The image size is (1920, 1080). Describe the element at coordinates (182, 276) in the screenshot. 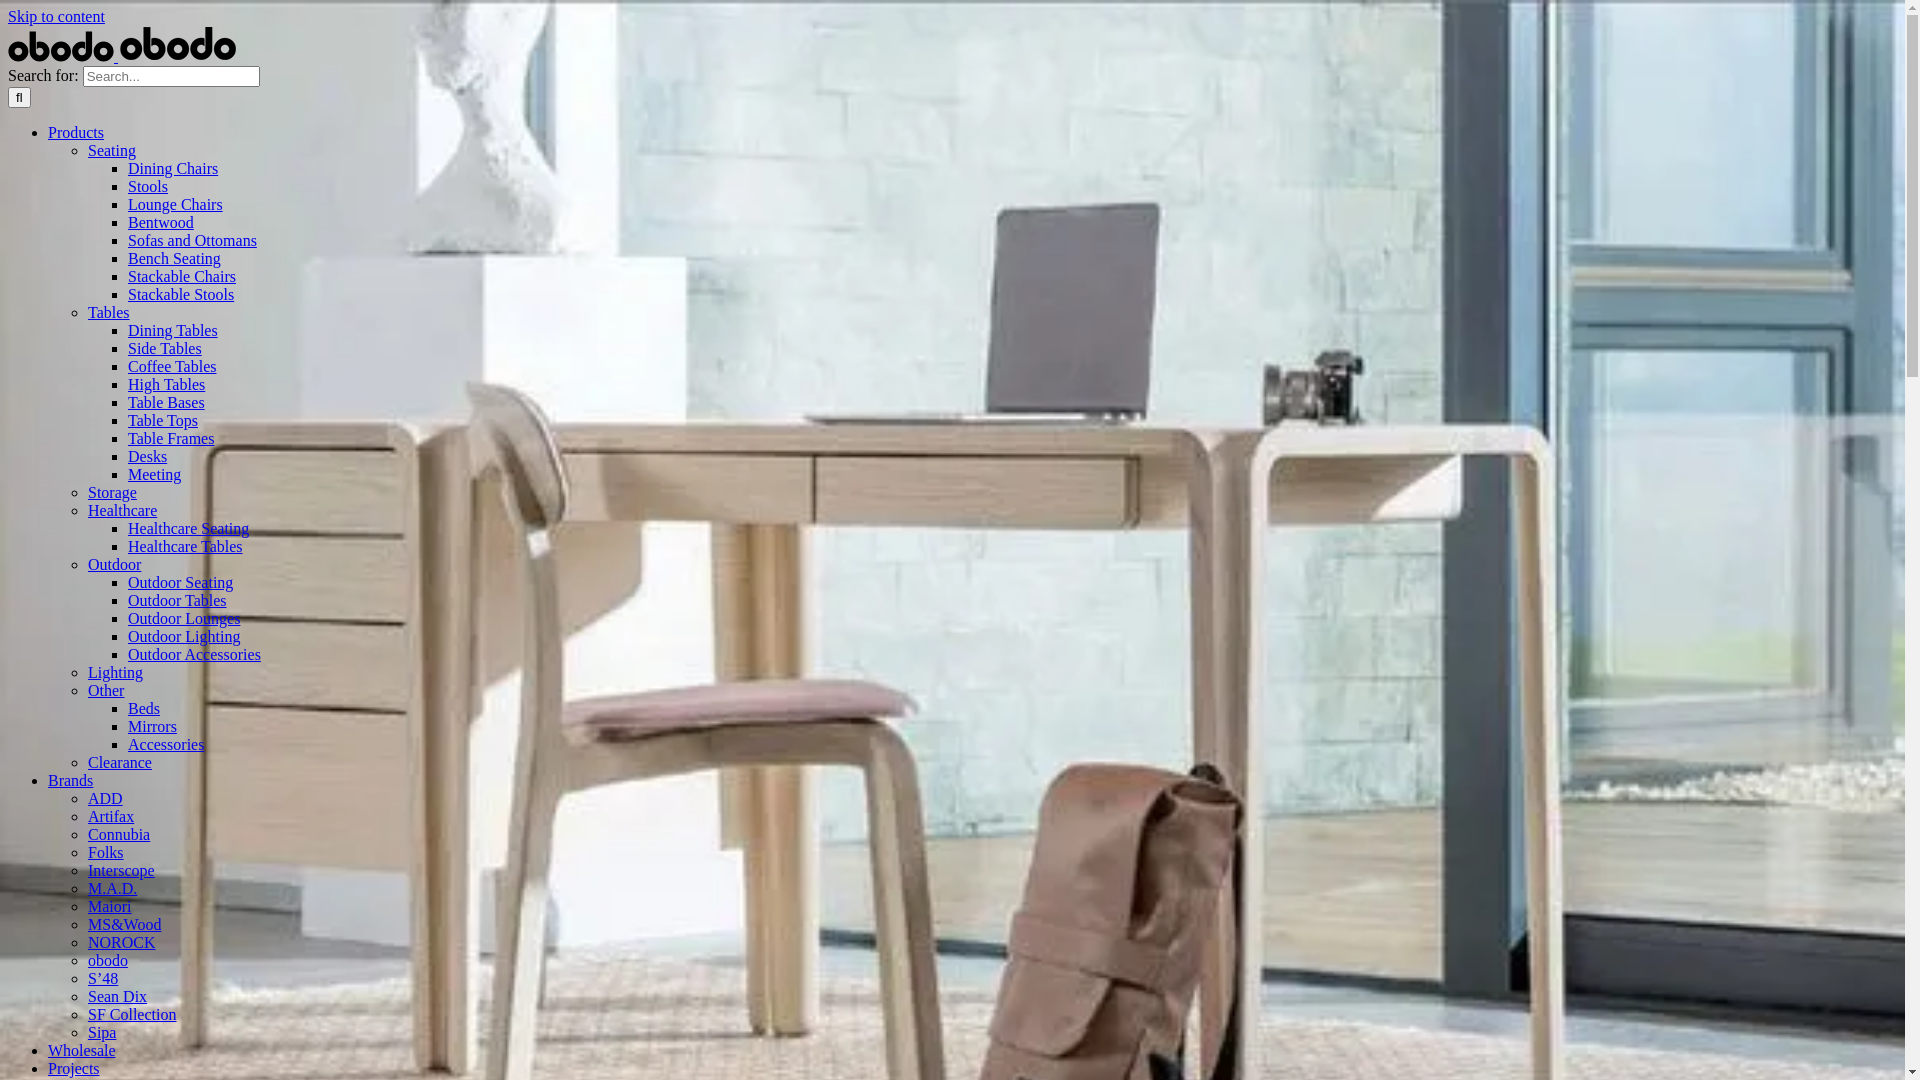

I see `'Stackable Chairs'` at that location.